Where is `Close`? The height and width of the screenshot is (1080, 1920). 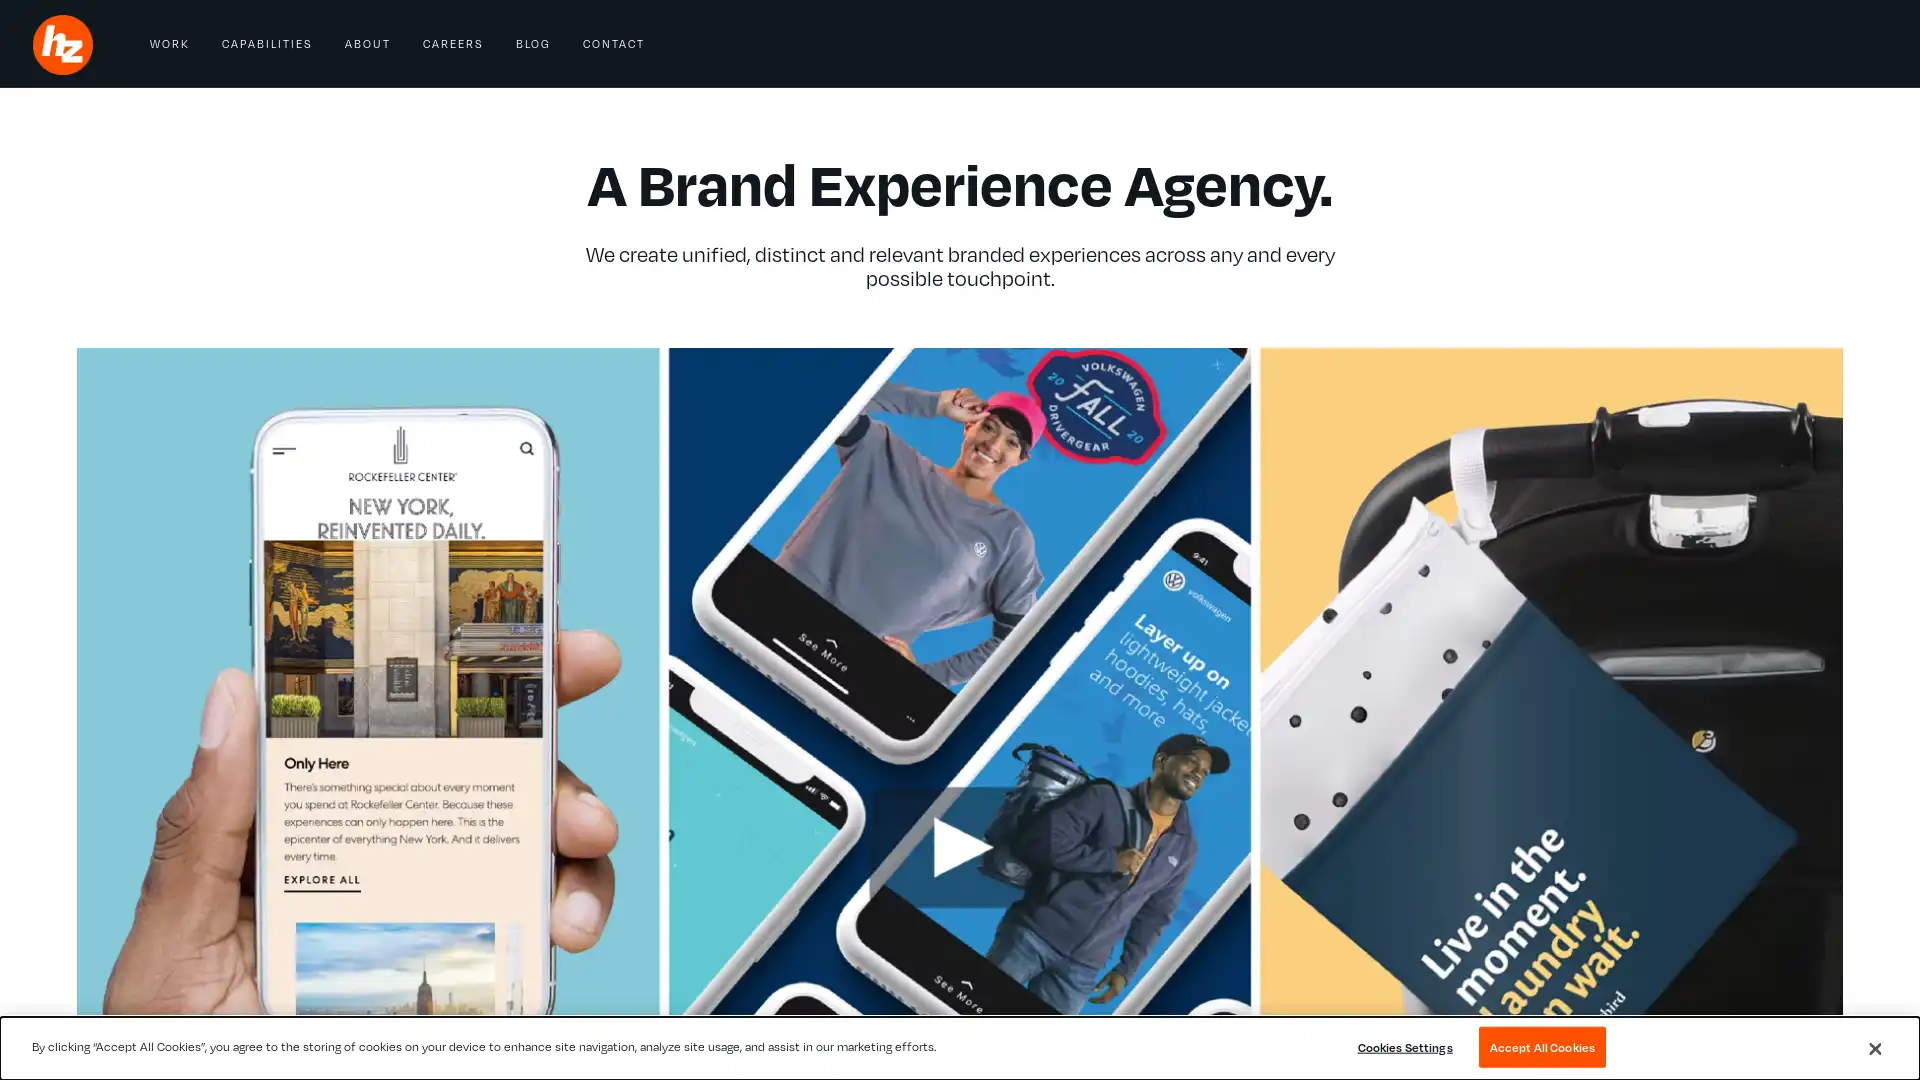 Close is located at coordinates (1873, 1047).